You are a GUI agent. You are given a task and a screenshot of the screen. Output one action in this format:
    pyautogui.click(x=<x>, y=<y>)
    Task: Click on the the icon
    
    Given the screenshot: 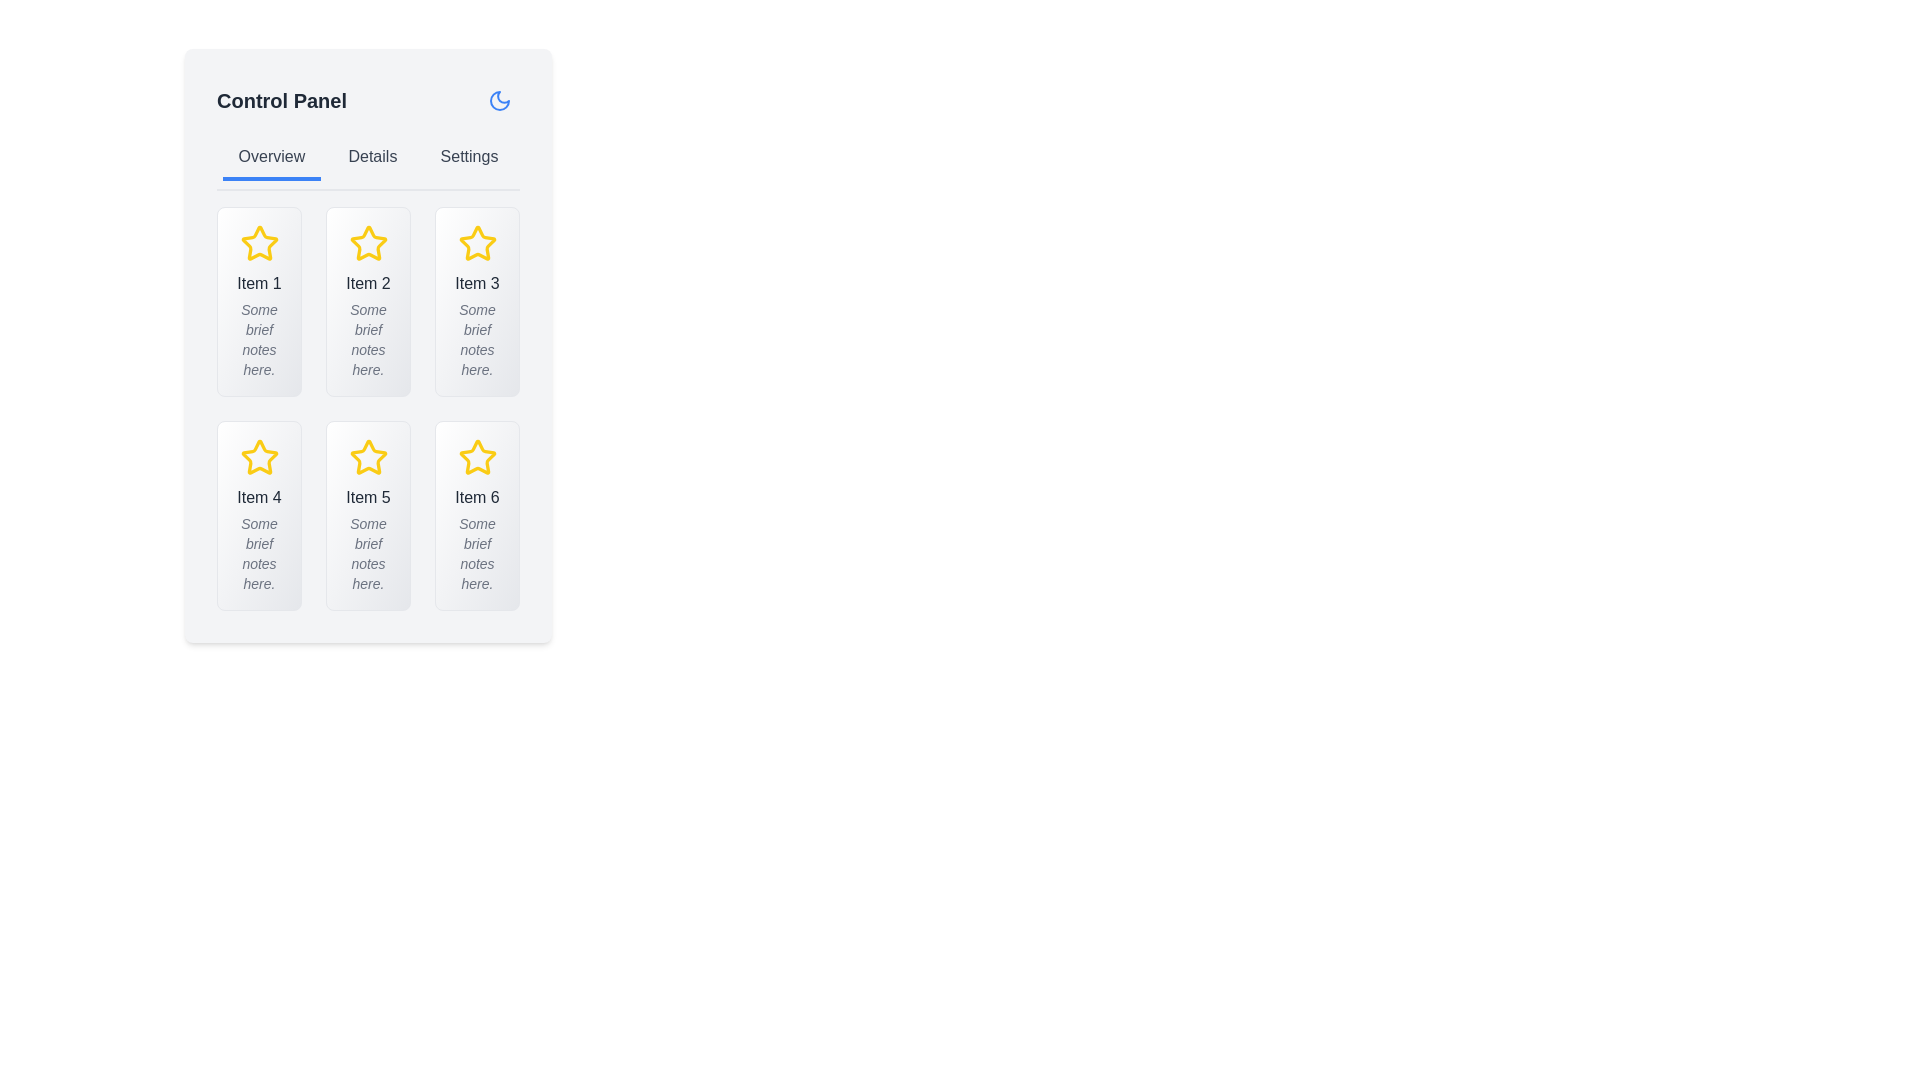 What is the action you would take?
    pyautogui.click(x=368, y=457)
    